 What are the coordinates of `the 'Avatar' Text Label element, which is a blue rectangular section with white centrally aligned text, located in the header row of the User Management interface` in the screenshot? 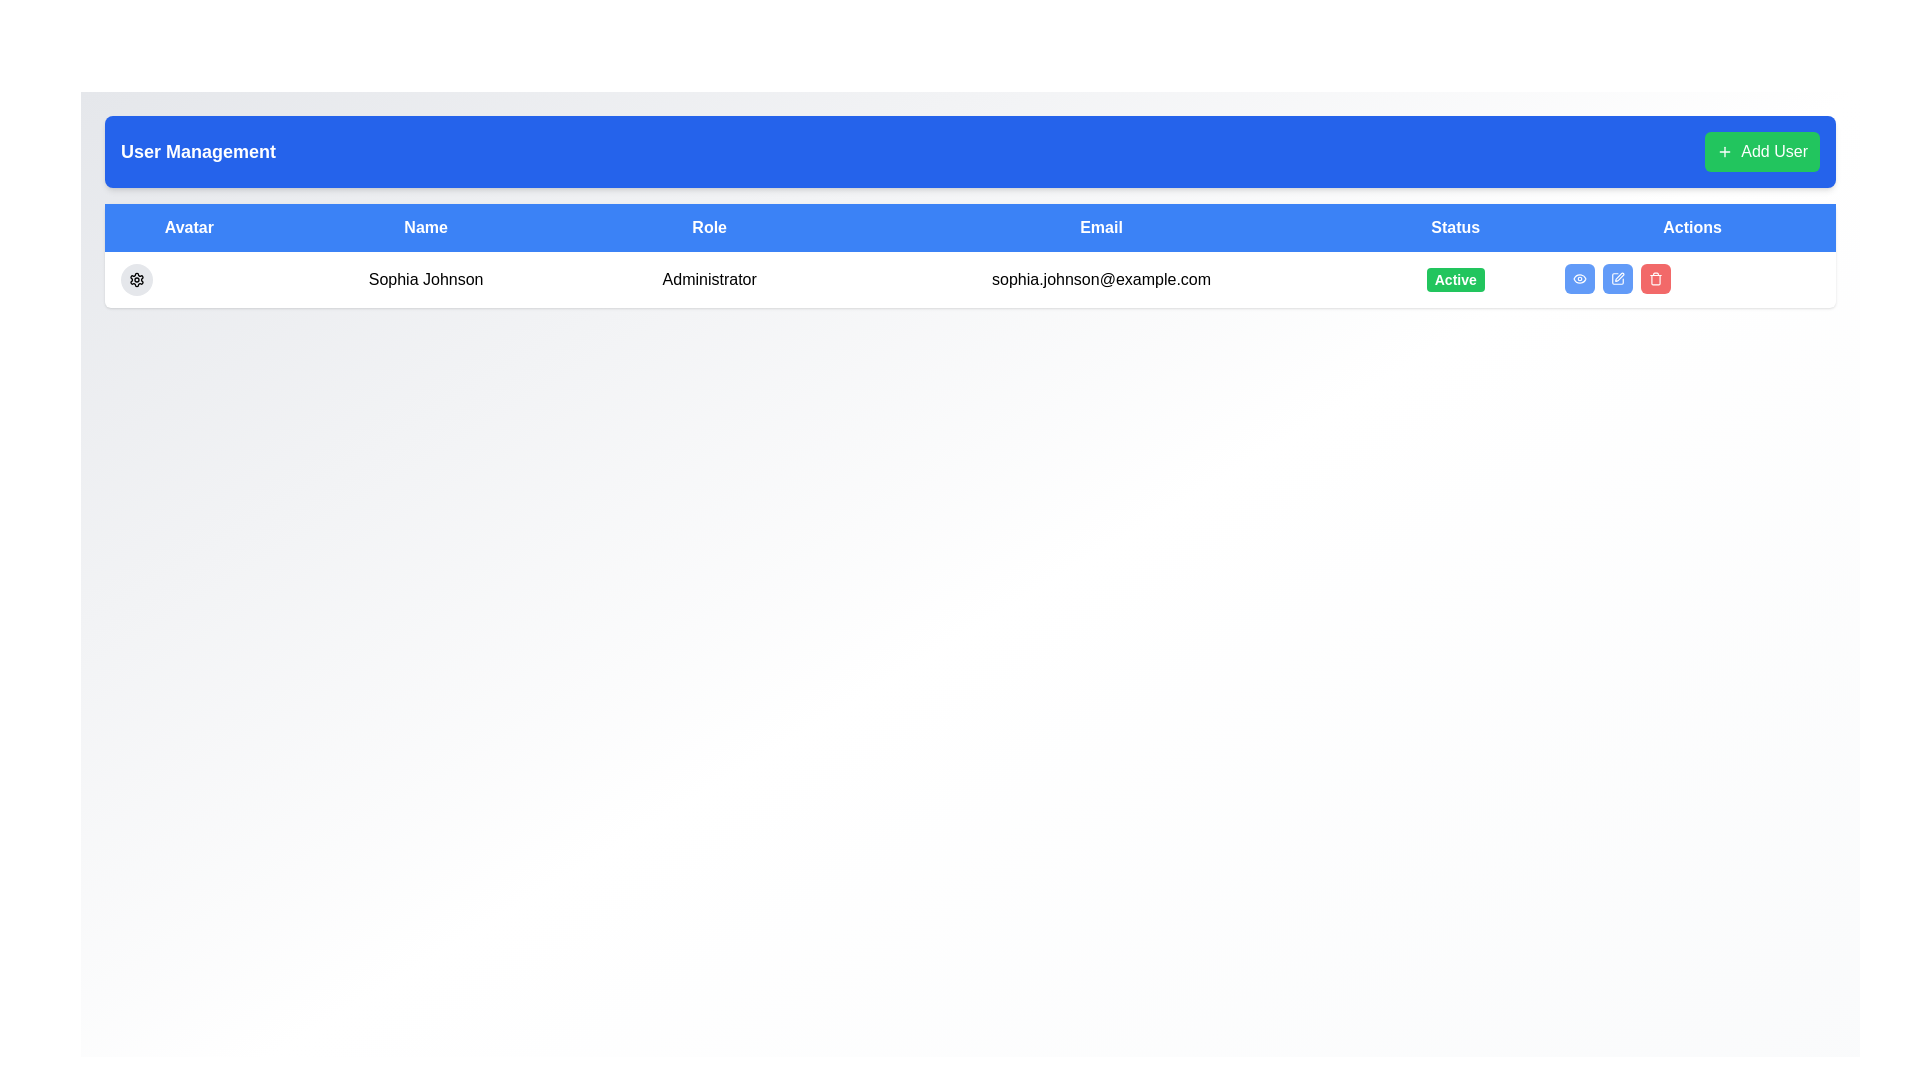 It's located at (189, 226).